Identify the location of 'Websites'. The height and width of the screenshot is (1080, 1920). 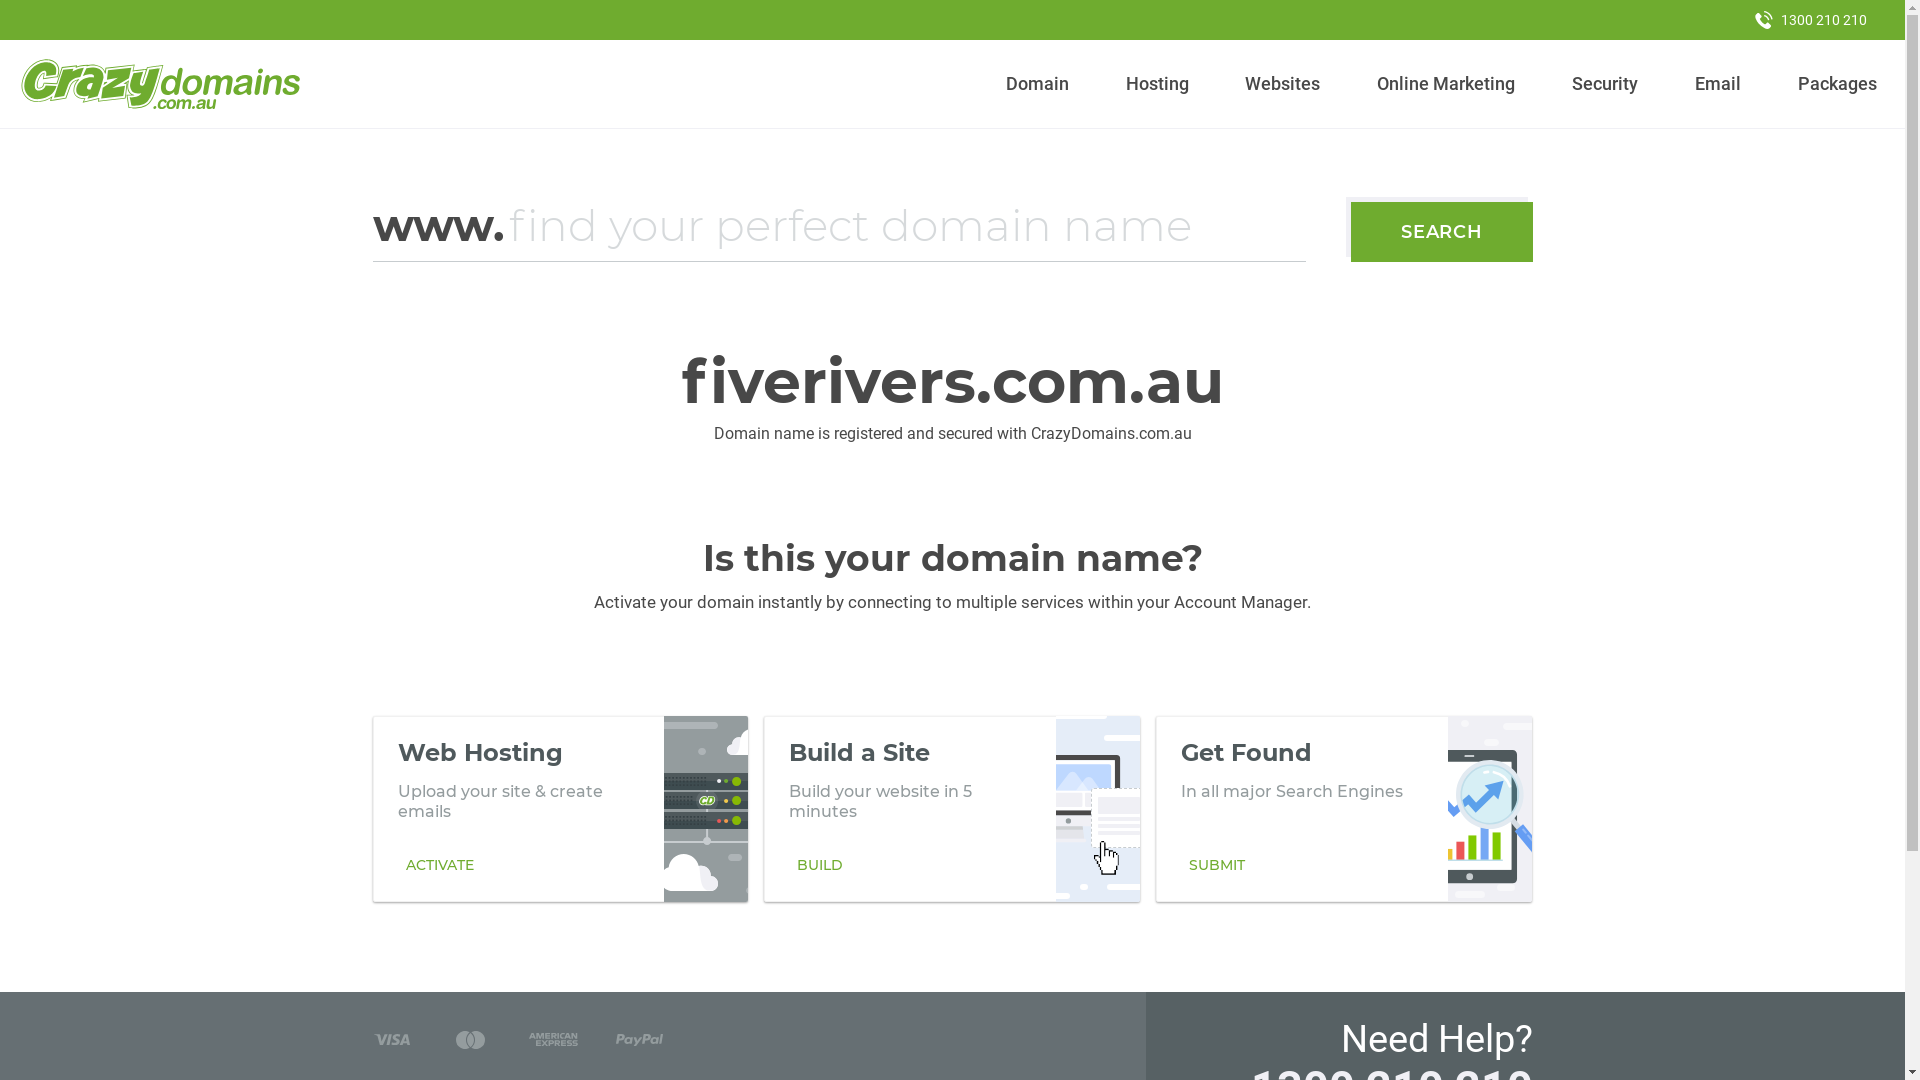
(1236, 83).